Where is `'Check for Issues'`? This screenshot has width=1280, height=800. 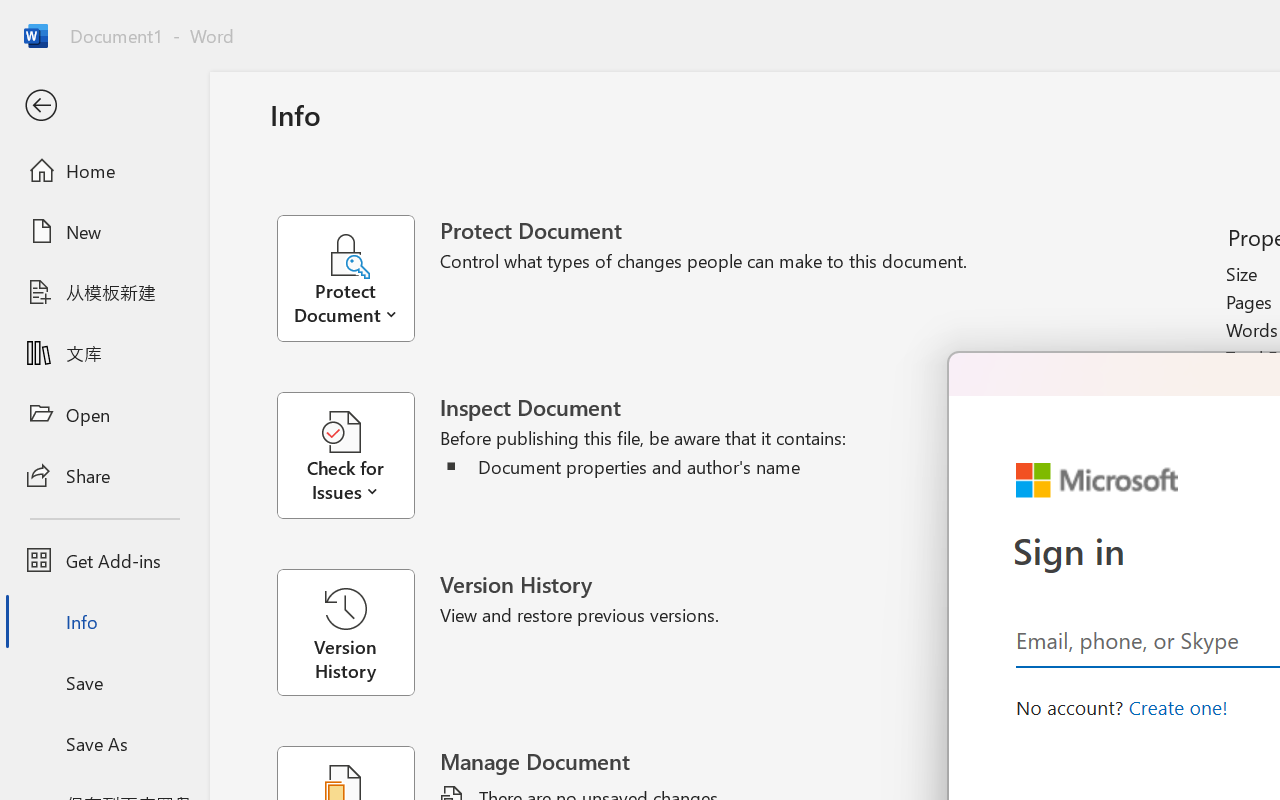
'Check for Issues' is located at coordinates (358, 454).